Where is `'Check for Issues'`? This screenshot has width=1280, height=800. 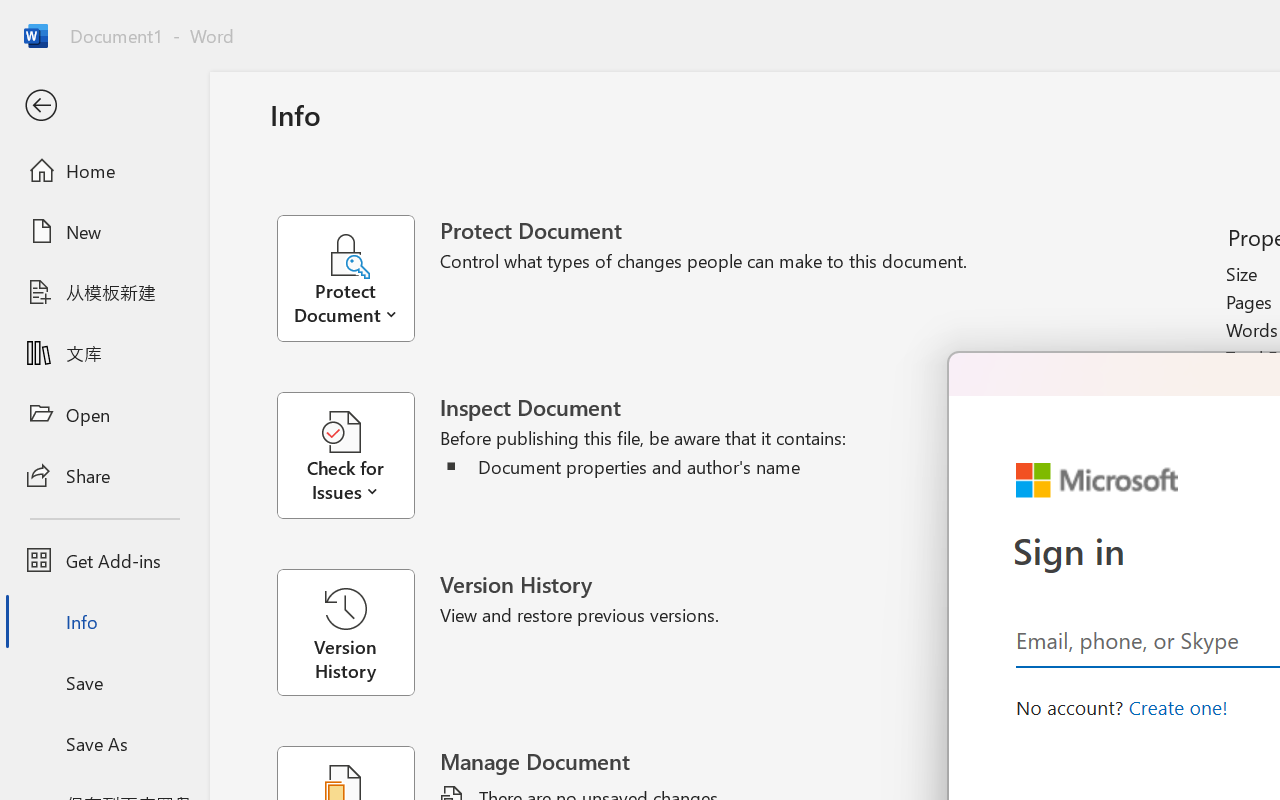
'Check for Issues' is located at coordinates (358, 454).